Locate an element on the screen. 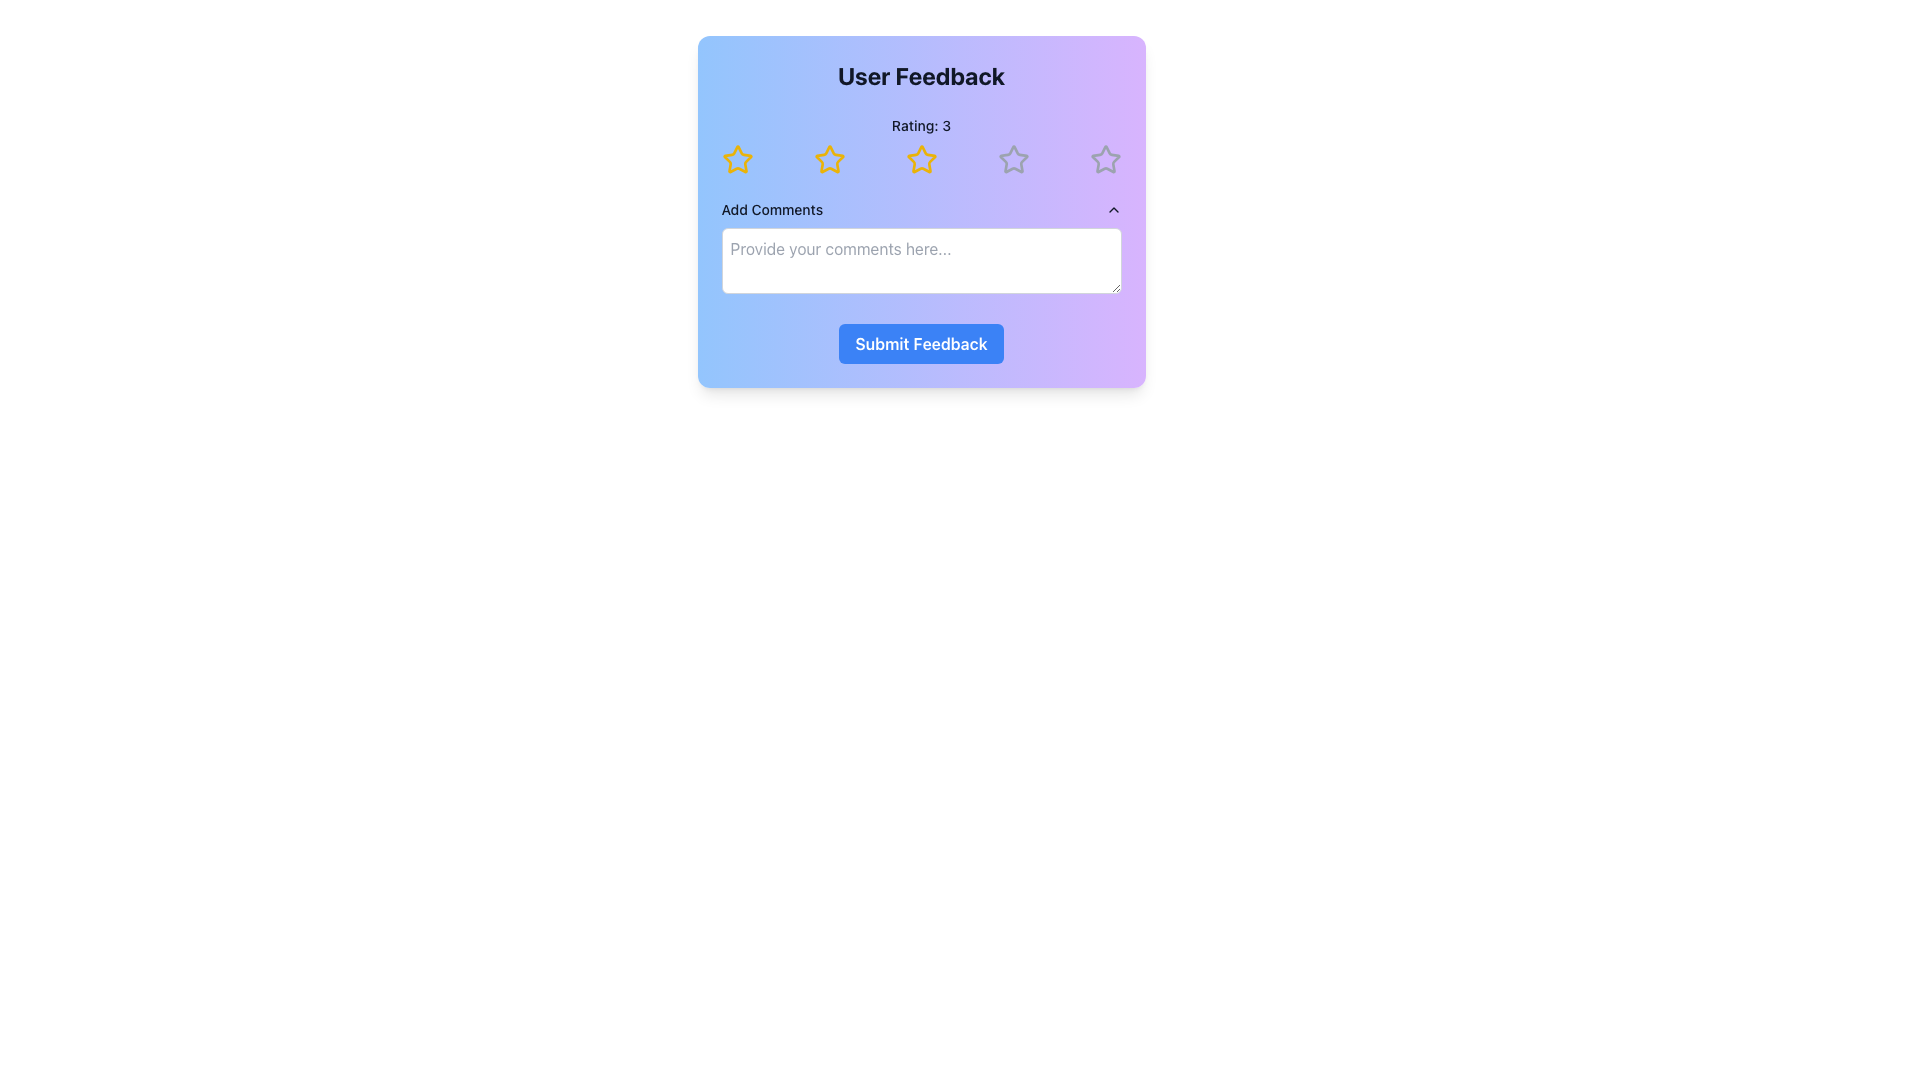 The image size is (1920, 1080). across the second star icon from the left in the user feedback section is located at coordinates (829, 158).